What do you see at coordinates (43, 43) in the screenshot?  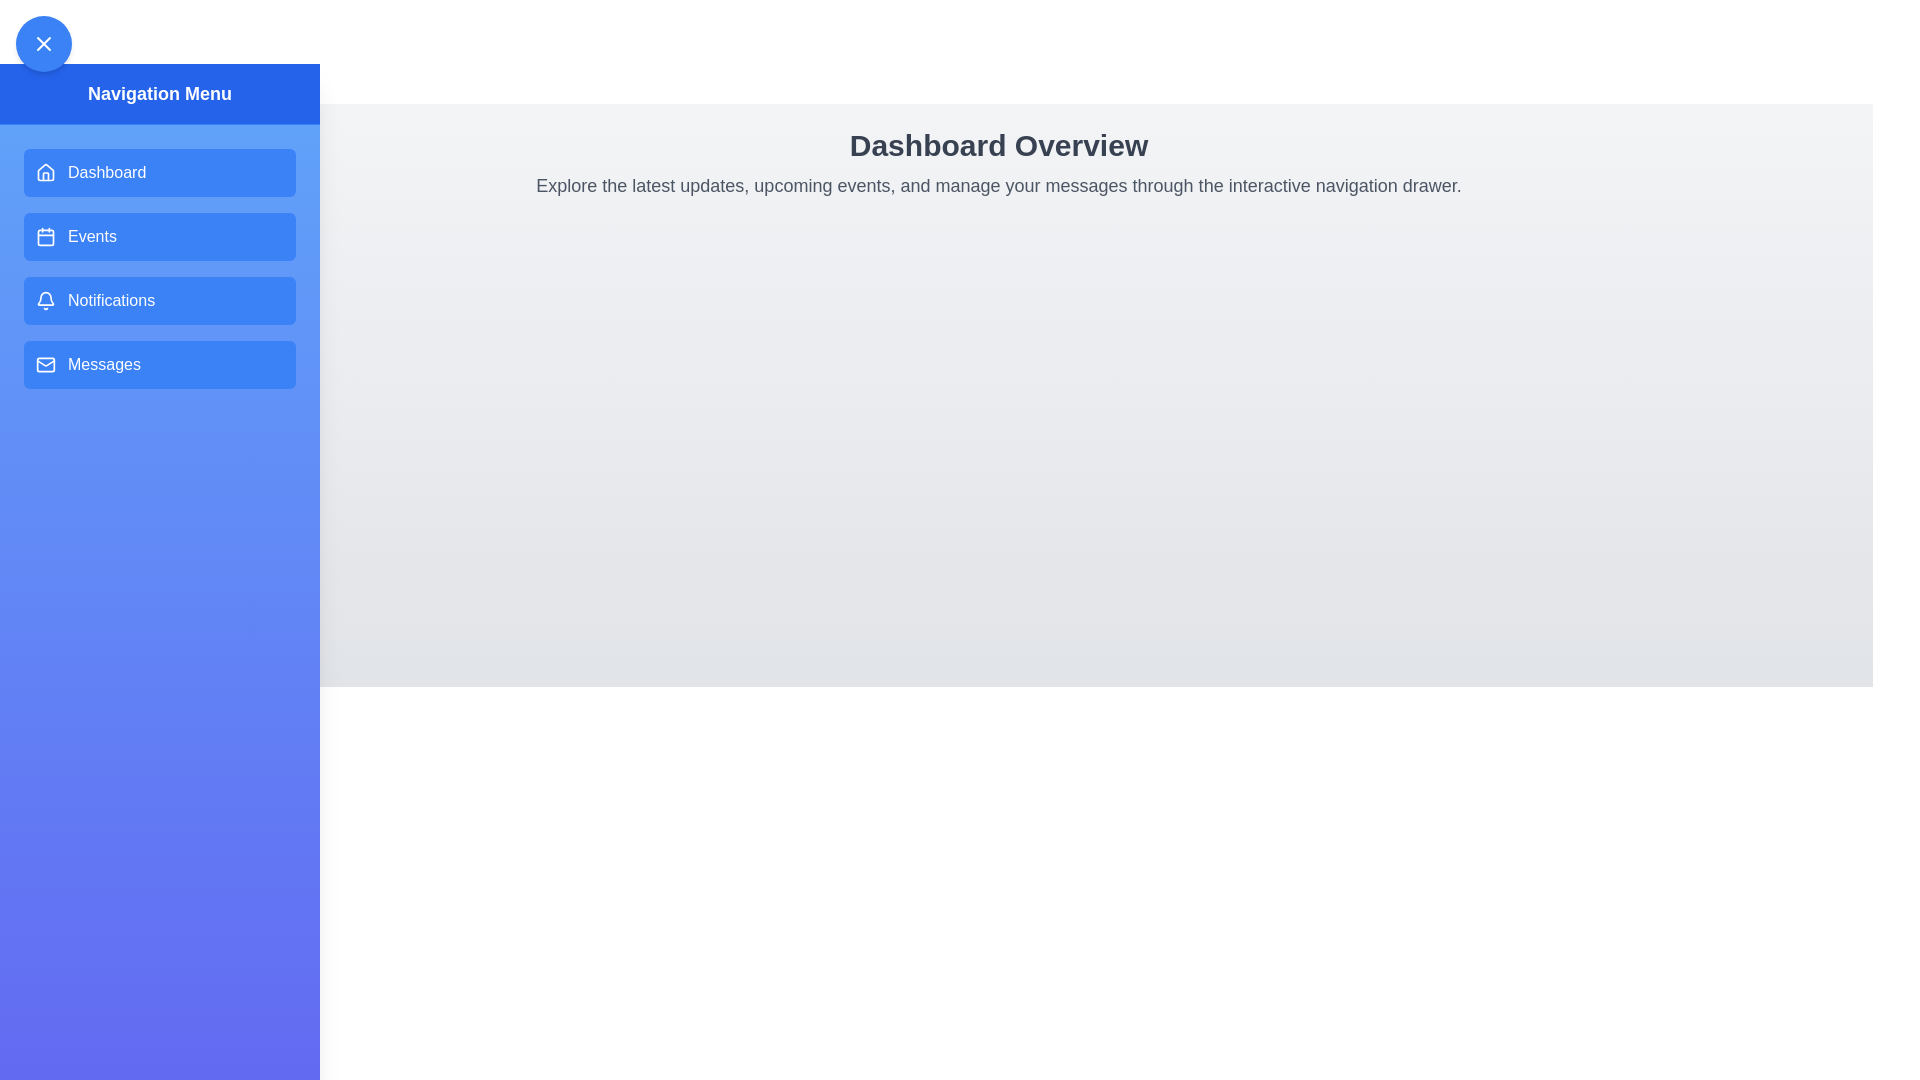 I see `toggle button to toggle the drawer visibility` at bounding box center [43, 43].